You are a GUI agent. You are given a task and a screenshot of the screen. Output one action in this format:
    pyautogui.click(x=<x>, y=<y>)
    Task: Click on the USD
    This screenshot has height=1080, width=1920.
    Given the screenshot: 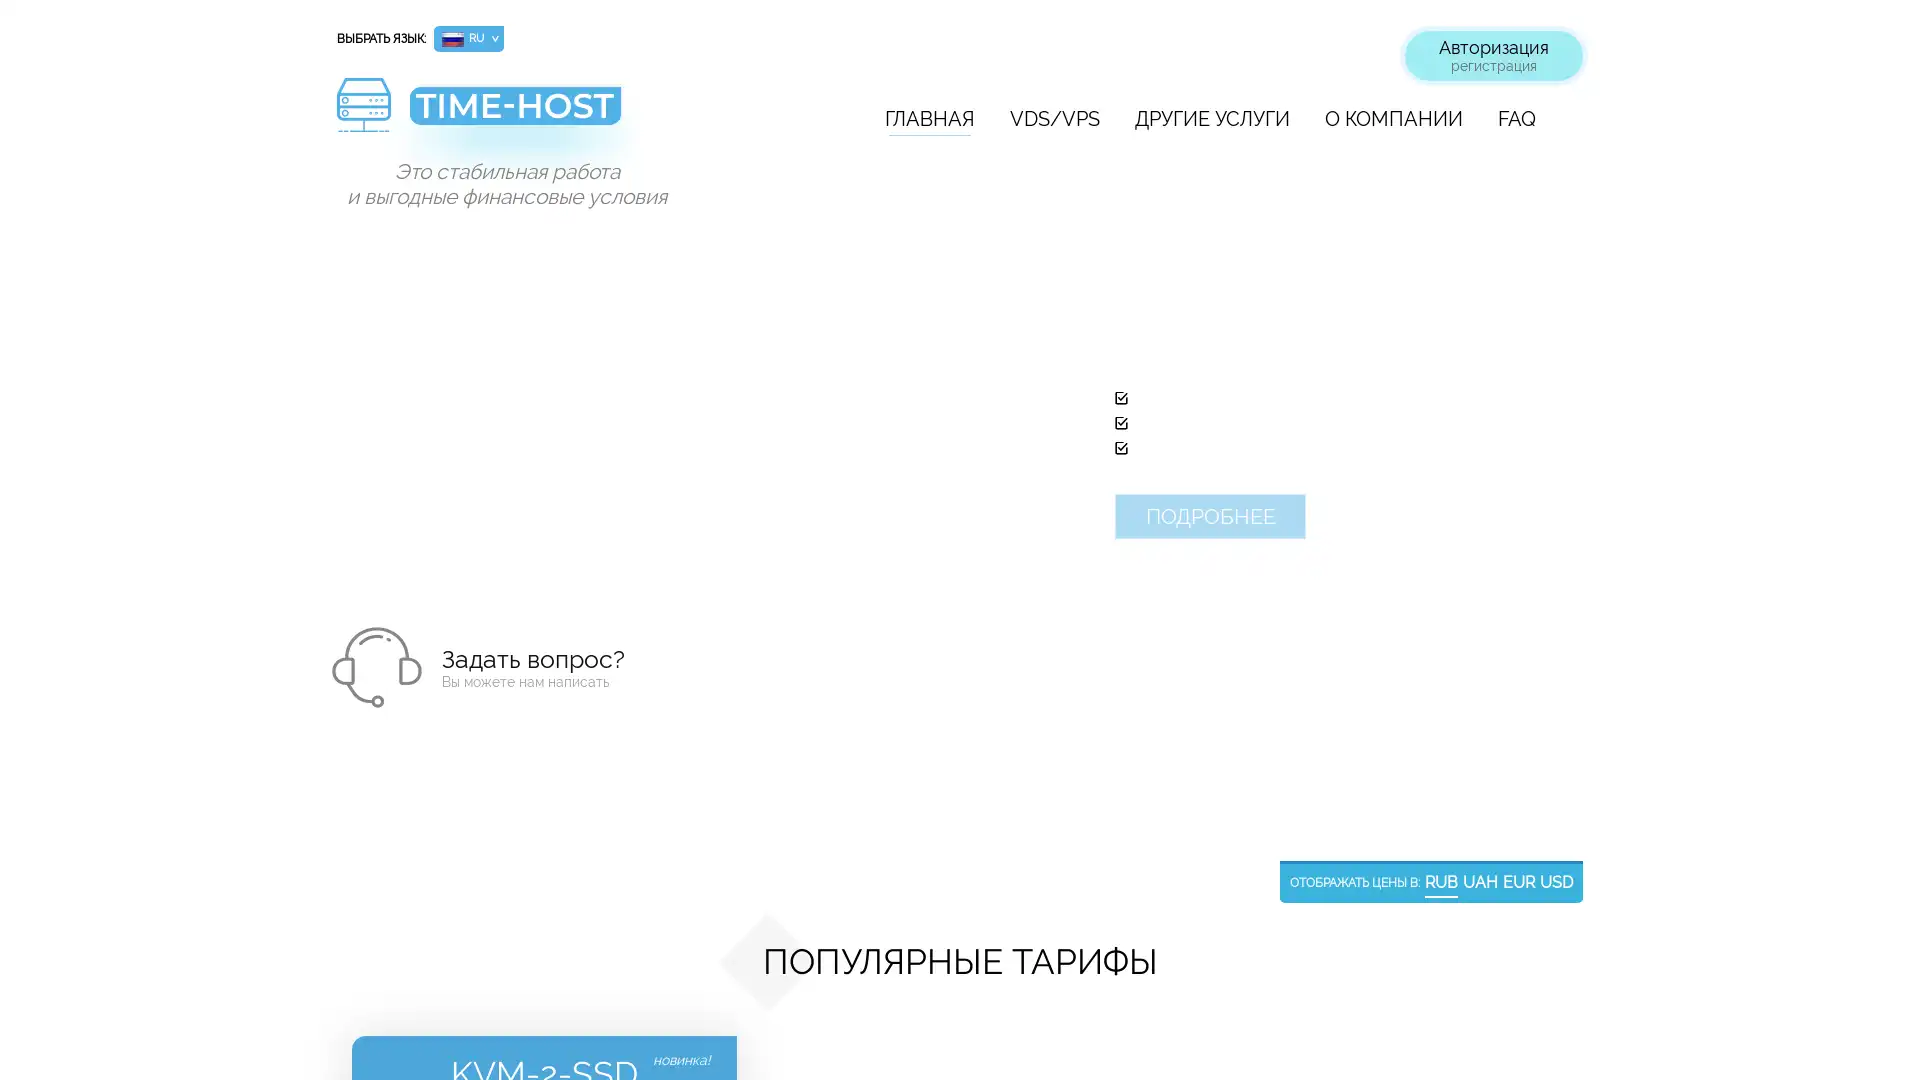 What is the action you would take?
    pyautogui.click(x=1555, y=882)
    